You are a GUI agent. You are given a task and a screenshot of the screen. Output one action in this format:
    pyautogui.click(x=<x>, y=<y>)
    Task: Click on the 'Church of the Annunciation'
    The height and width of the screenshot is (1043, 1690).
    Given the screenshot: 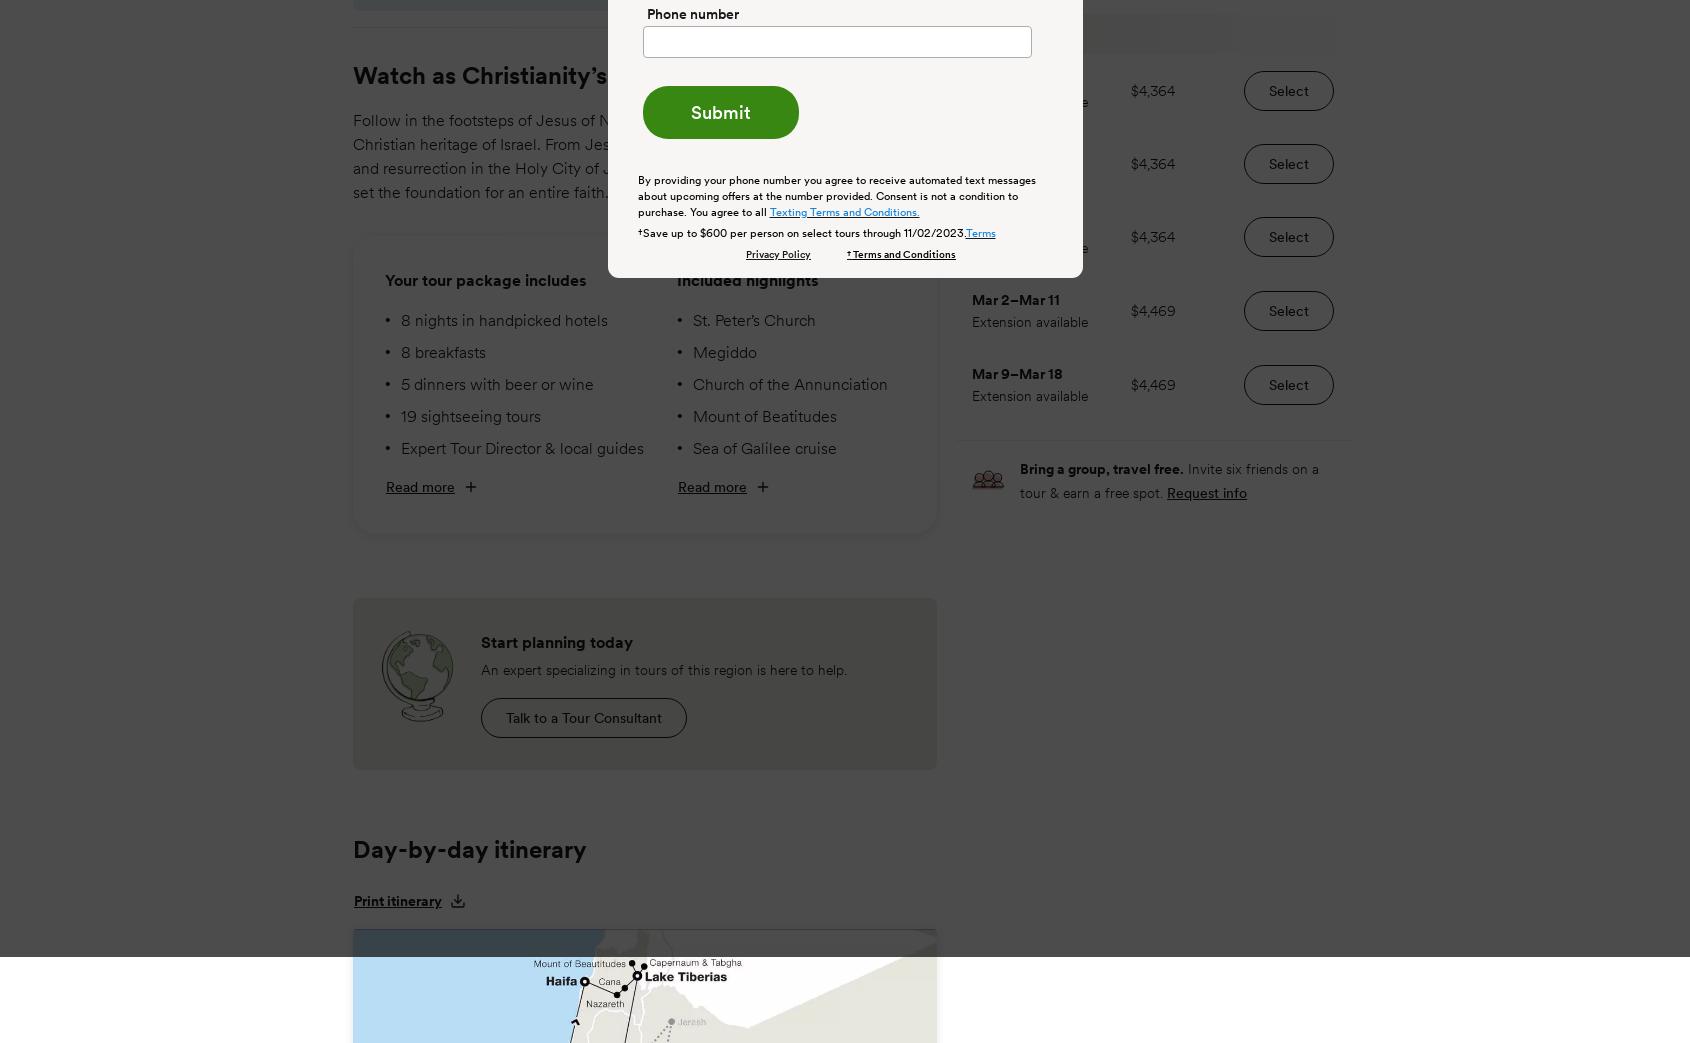 What is the action you would take?
    pyautogui.click(x=790, y=382)
    